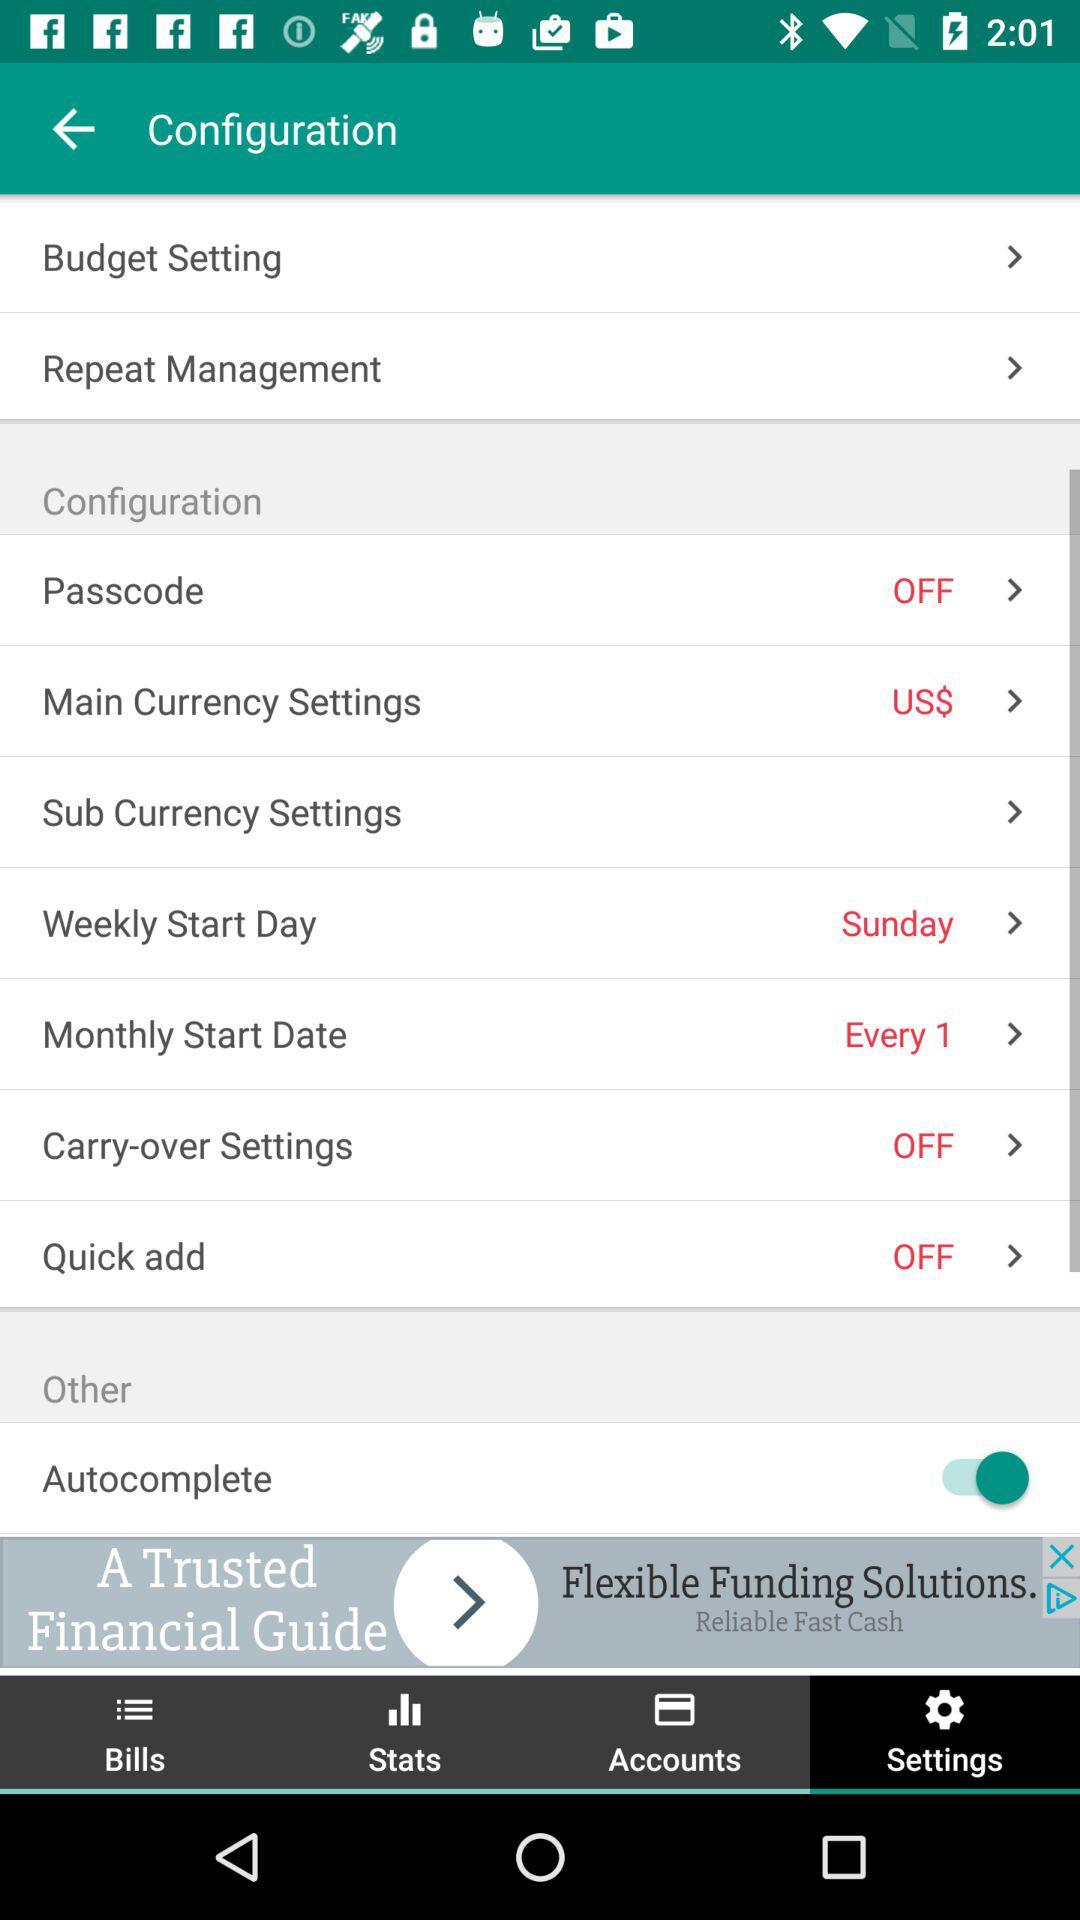 The width and height of the screenshot is (1080, 1920). Describe the element at coordinates (72, 127) in the screenshot. I see `the arrow_backward icon` at that location.